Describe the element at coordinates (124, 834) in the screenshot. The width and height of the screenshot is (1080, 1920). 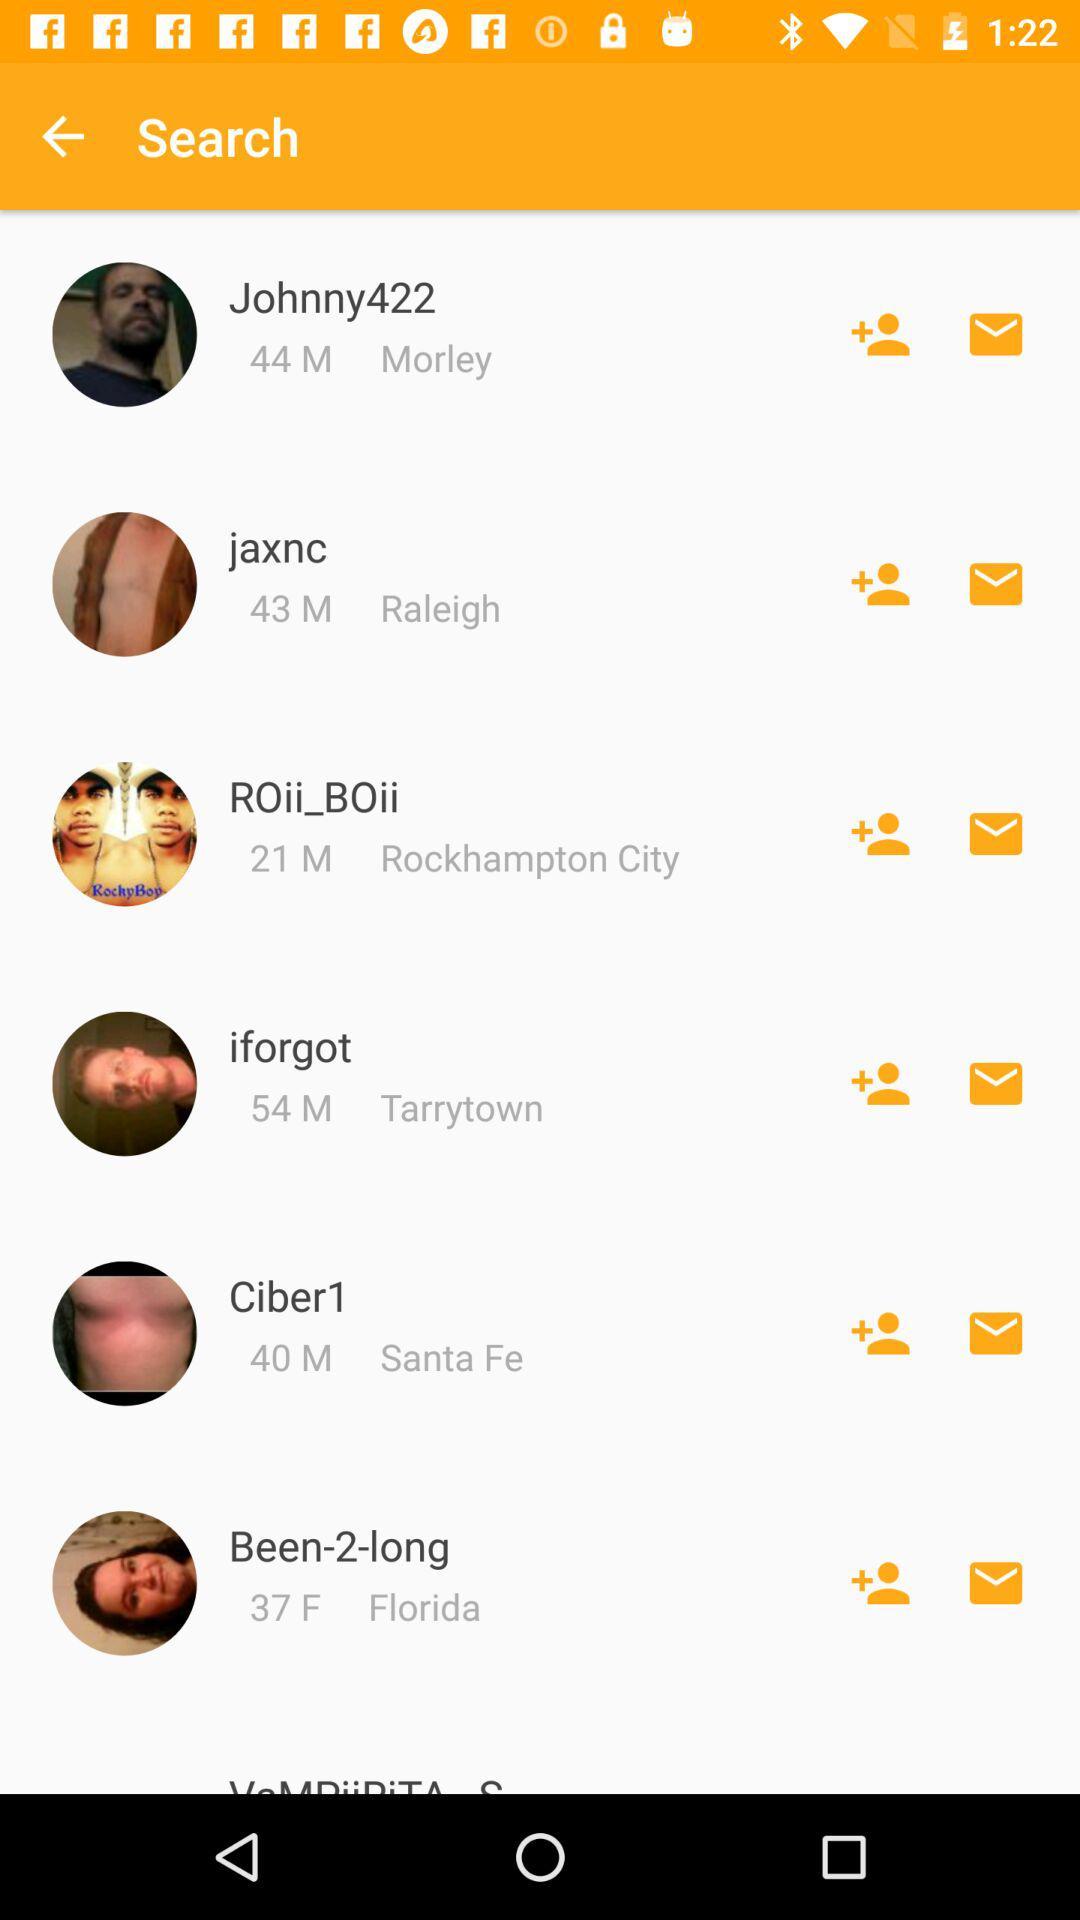
I see `profile picture` at that location.